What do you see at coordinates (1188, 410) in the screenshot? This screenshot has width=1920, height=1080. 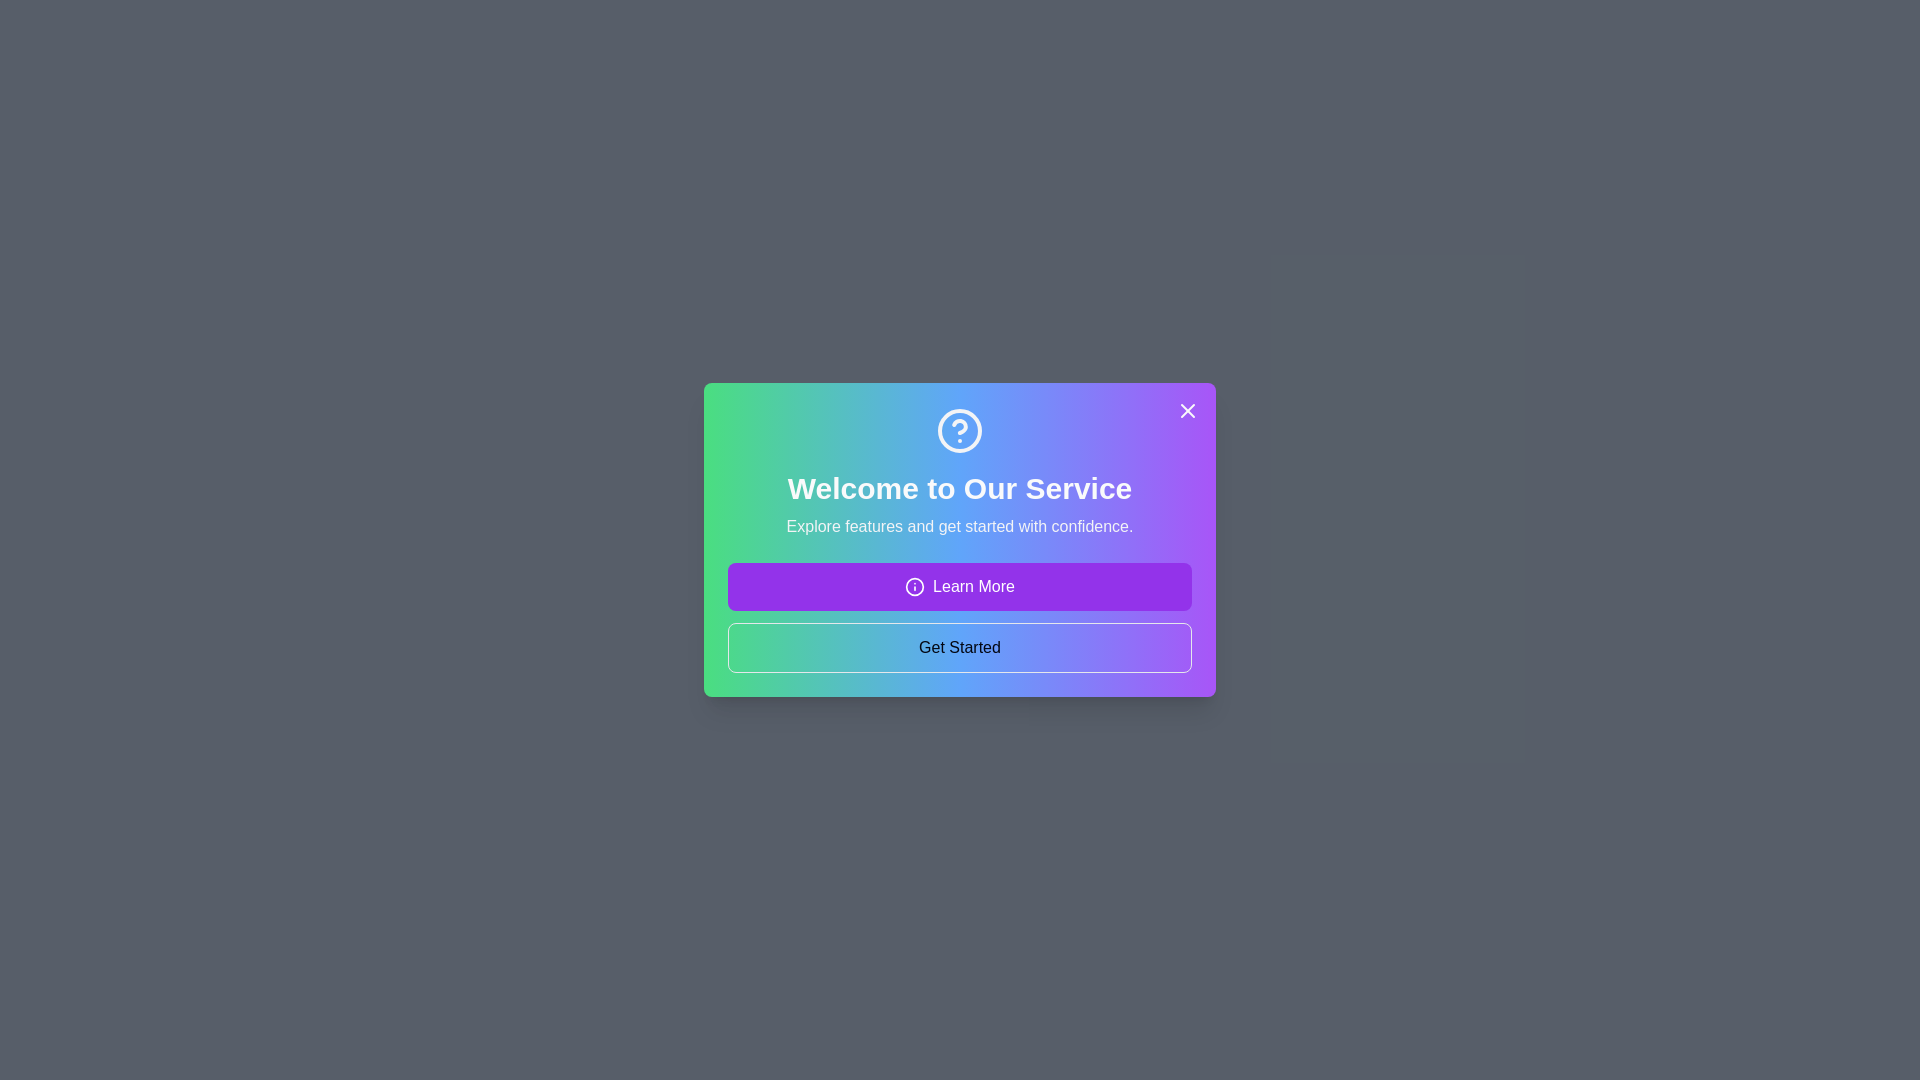 I see `the close button located at the top-right corner of the dialog` at bounding box center [1188, 410].